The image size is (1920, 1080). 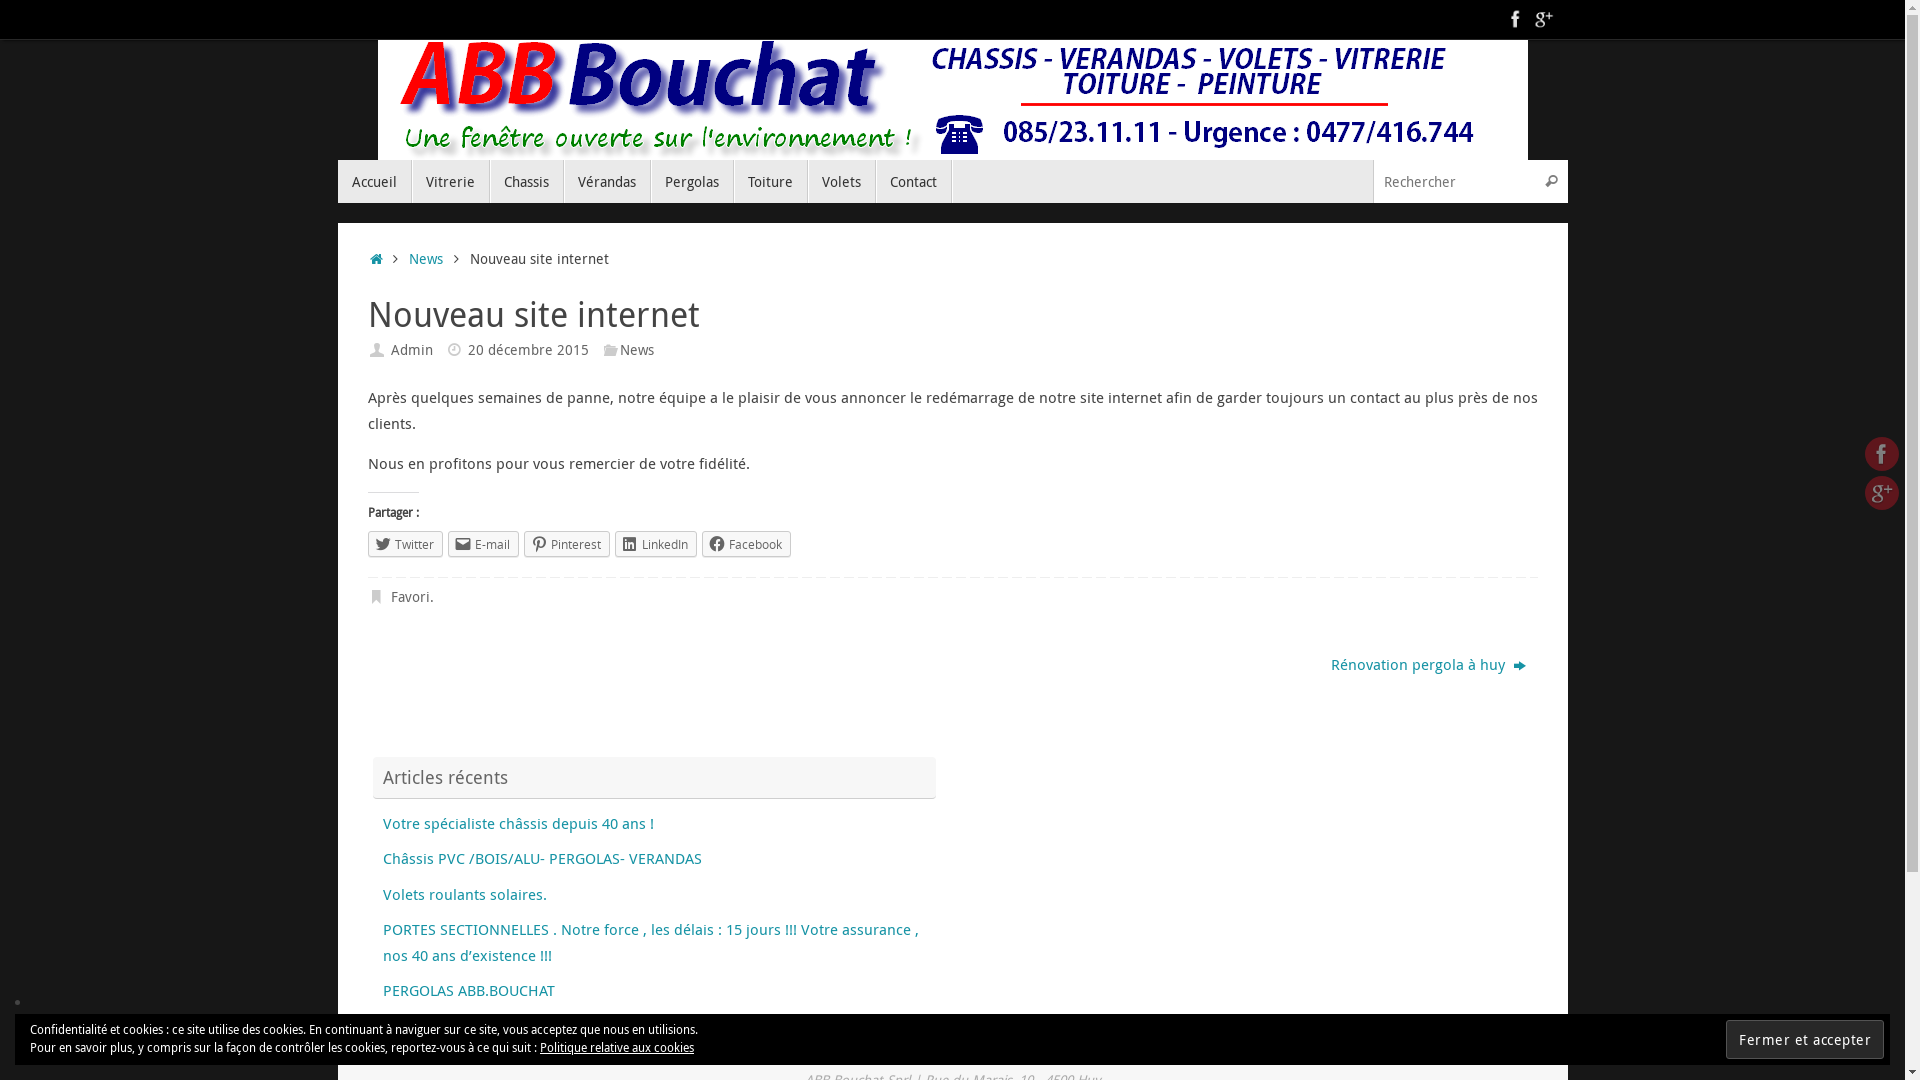 I want to click on 'Toiture', so click(x=770, y=181).